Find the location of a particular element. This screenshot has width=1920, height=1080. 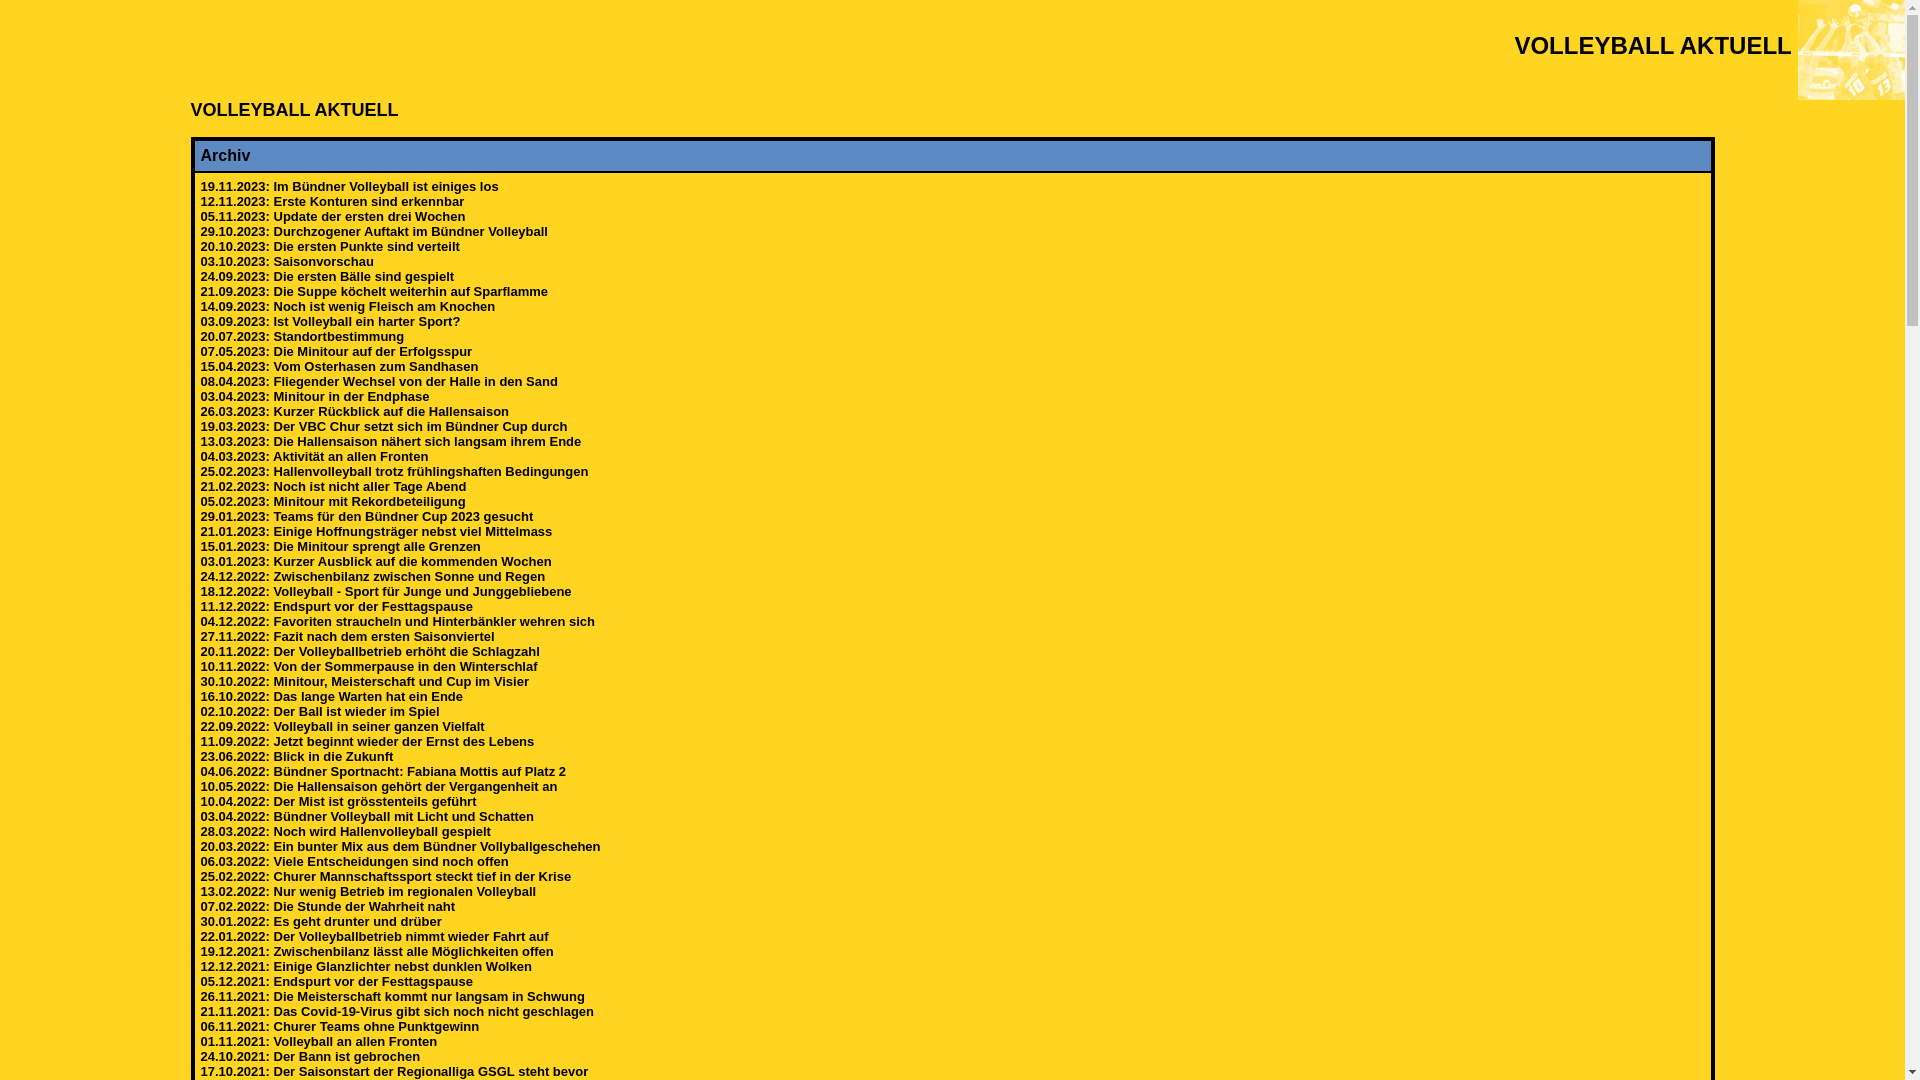

'15.01.2023: Die Minitour sprengt alle Grenzen' is located at coordinates (340, 546).